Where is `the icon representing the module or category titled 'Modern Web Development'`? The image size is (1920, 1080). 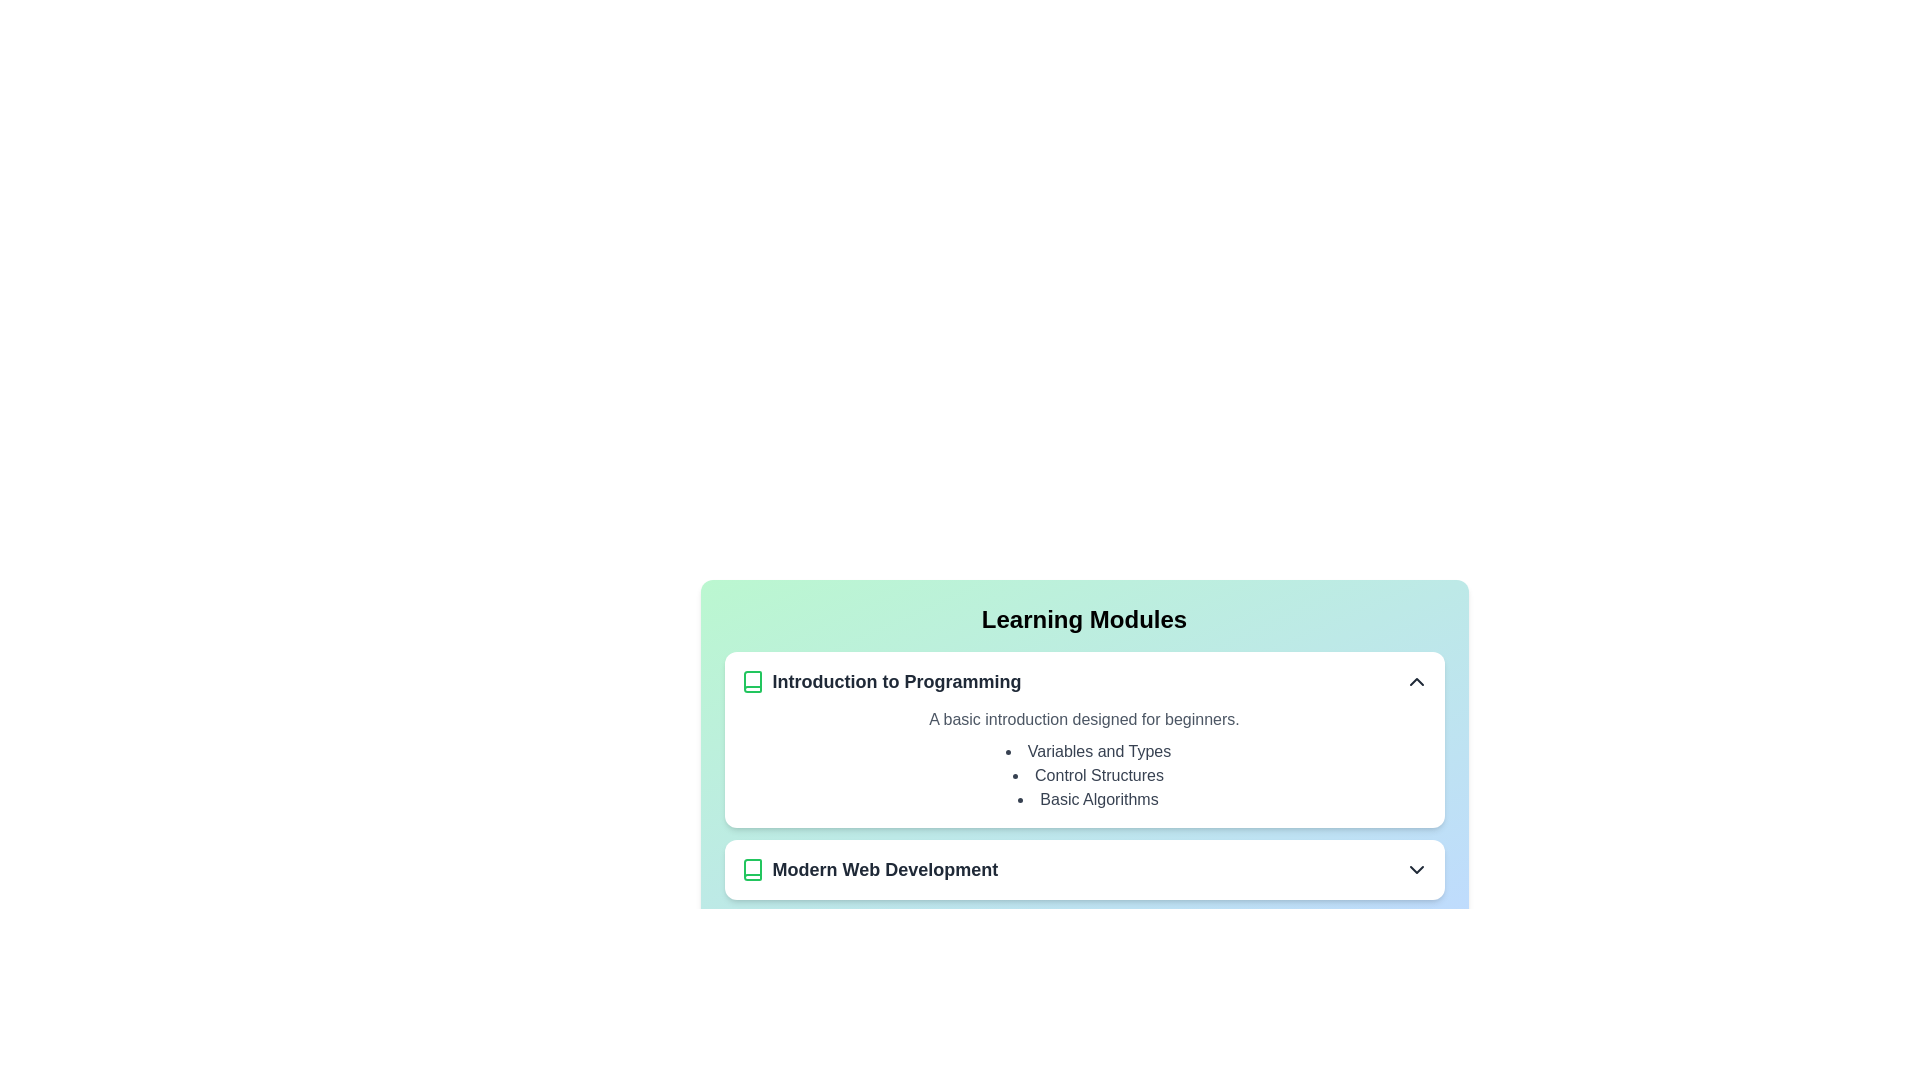
the icon representing the module or category titled 'Modern Web Development' is located at coordinates (751, 869).